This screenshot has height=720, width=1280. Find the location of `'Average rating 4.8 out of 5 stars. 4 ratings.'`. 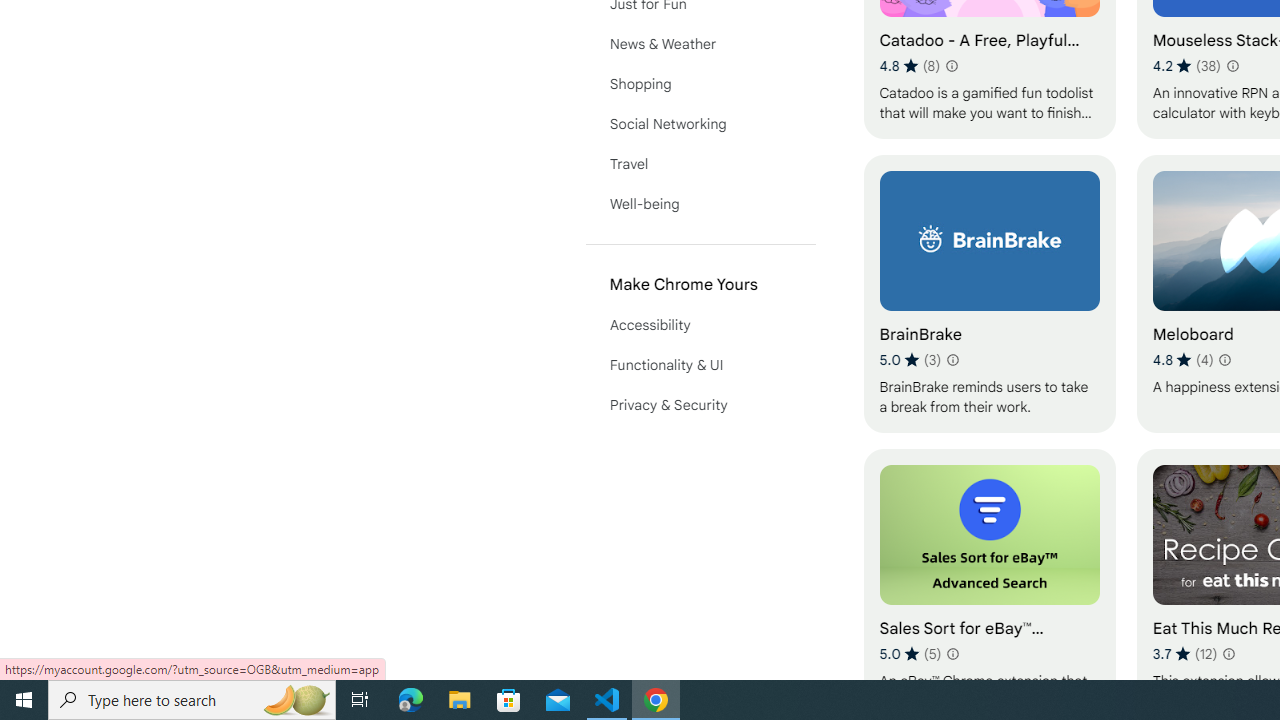

'Average rating 4.8 out of 5 stars. 4 ratings.' is located at coordinates (1182, 360).